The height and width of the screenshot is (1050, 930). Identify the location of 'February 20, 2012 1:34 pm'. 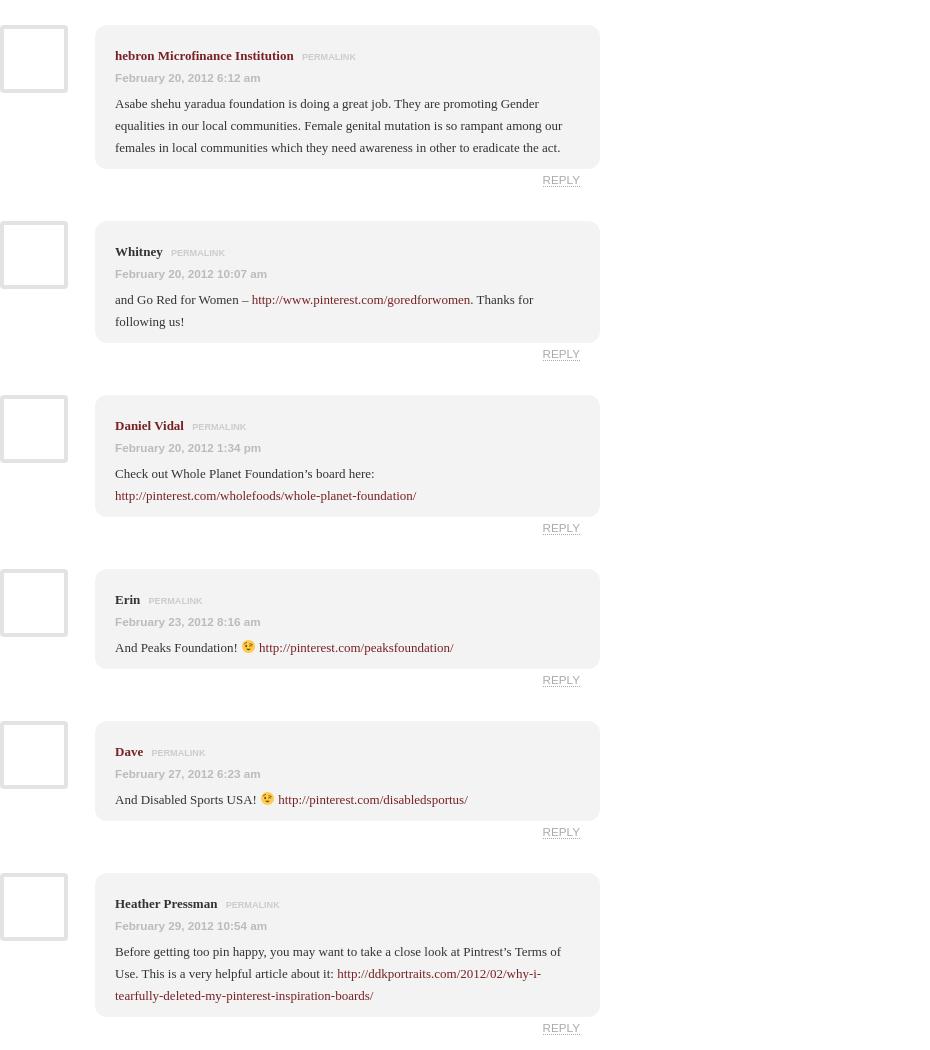
(187, 445).